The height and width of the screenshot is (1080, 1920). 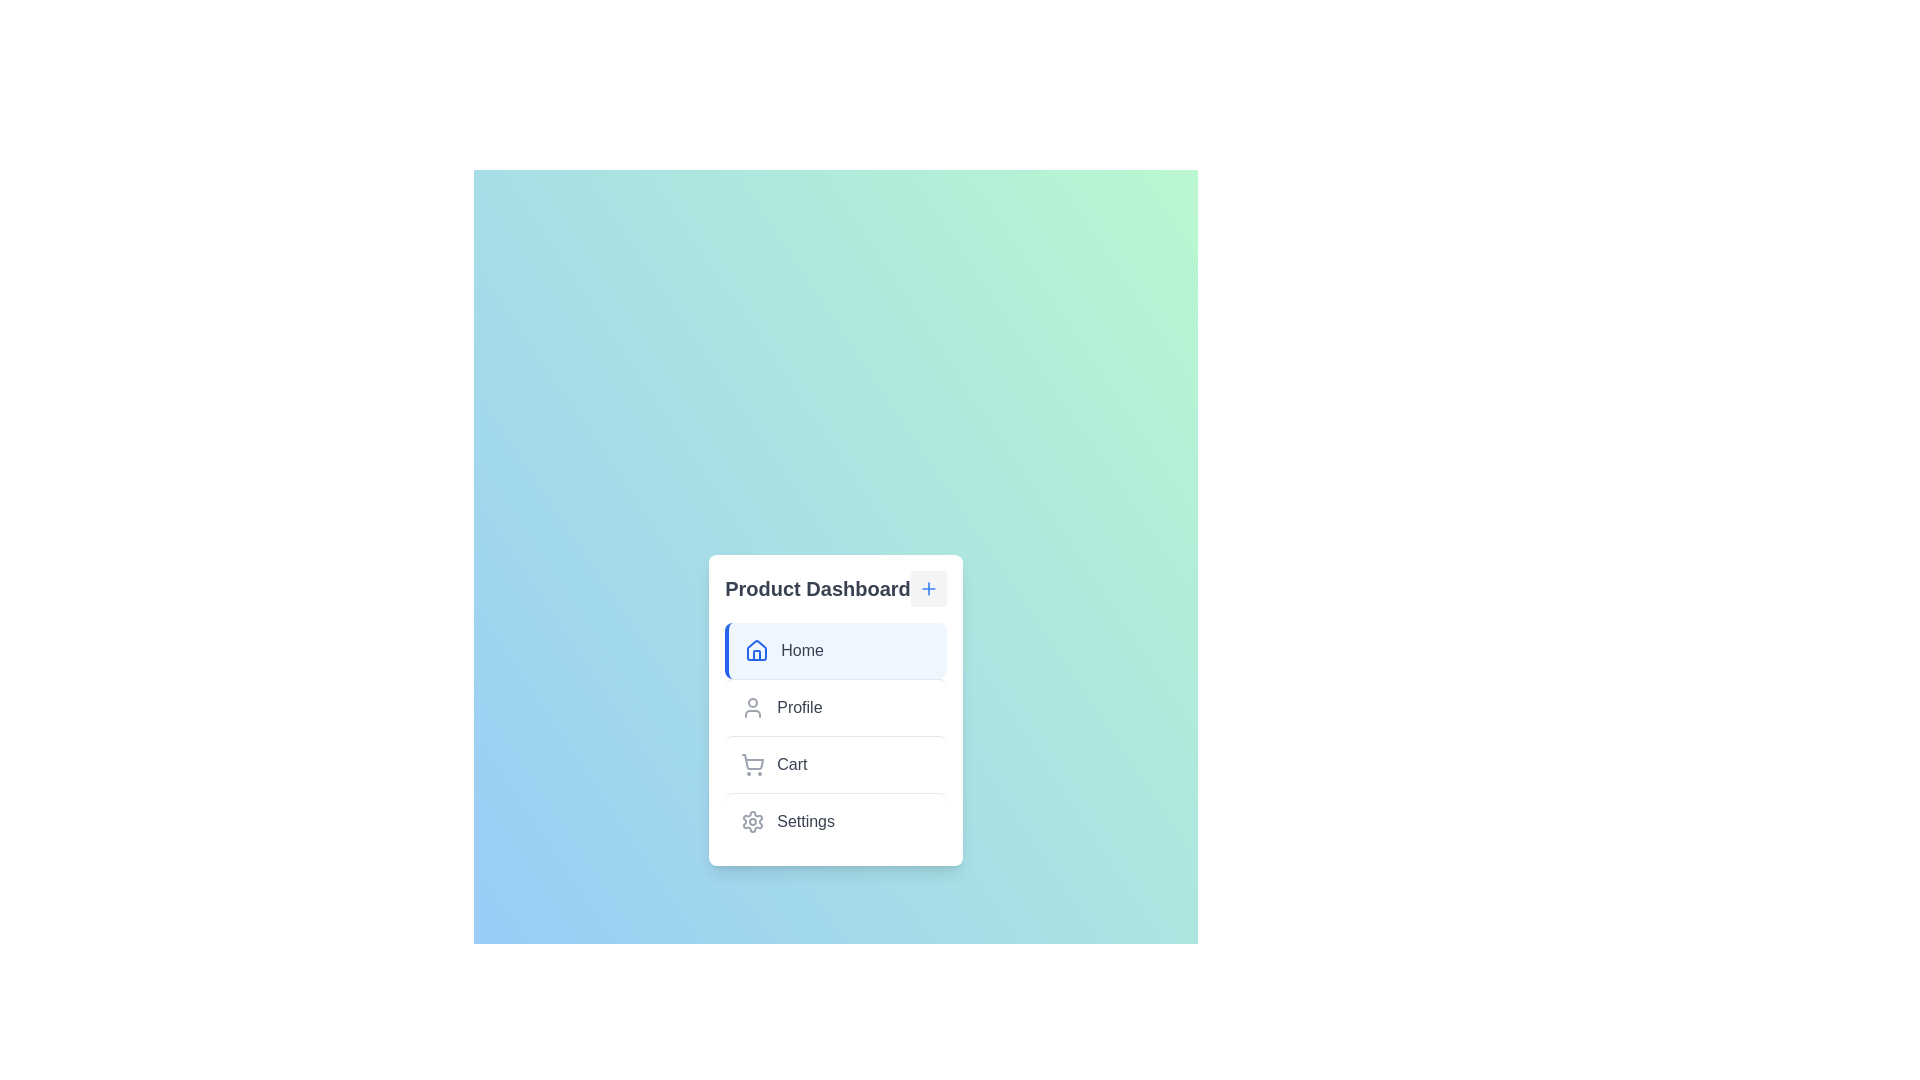 I want to click on the '+' button to toggle the visibility of the menu, so click(x=927, y=587).